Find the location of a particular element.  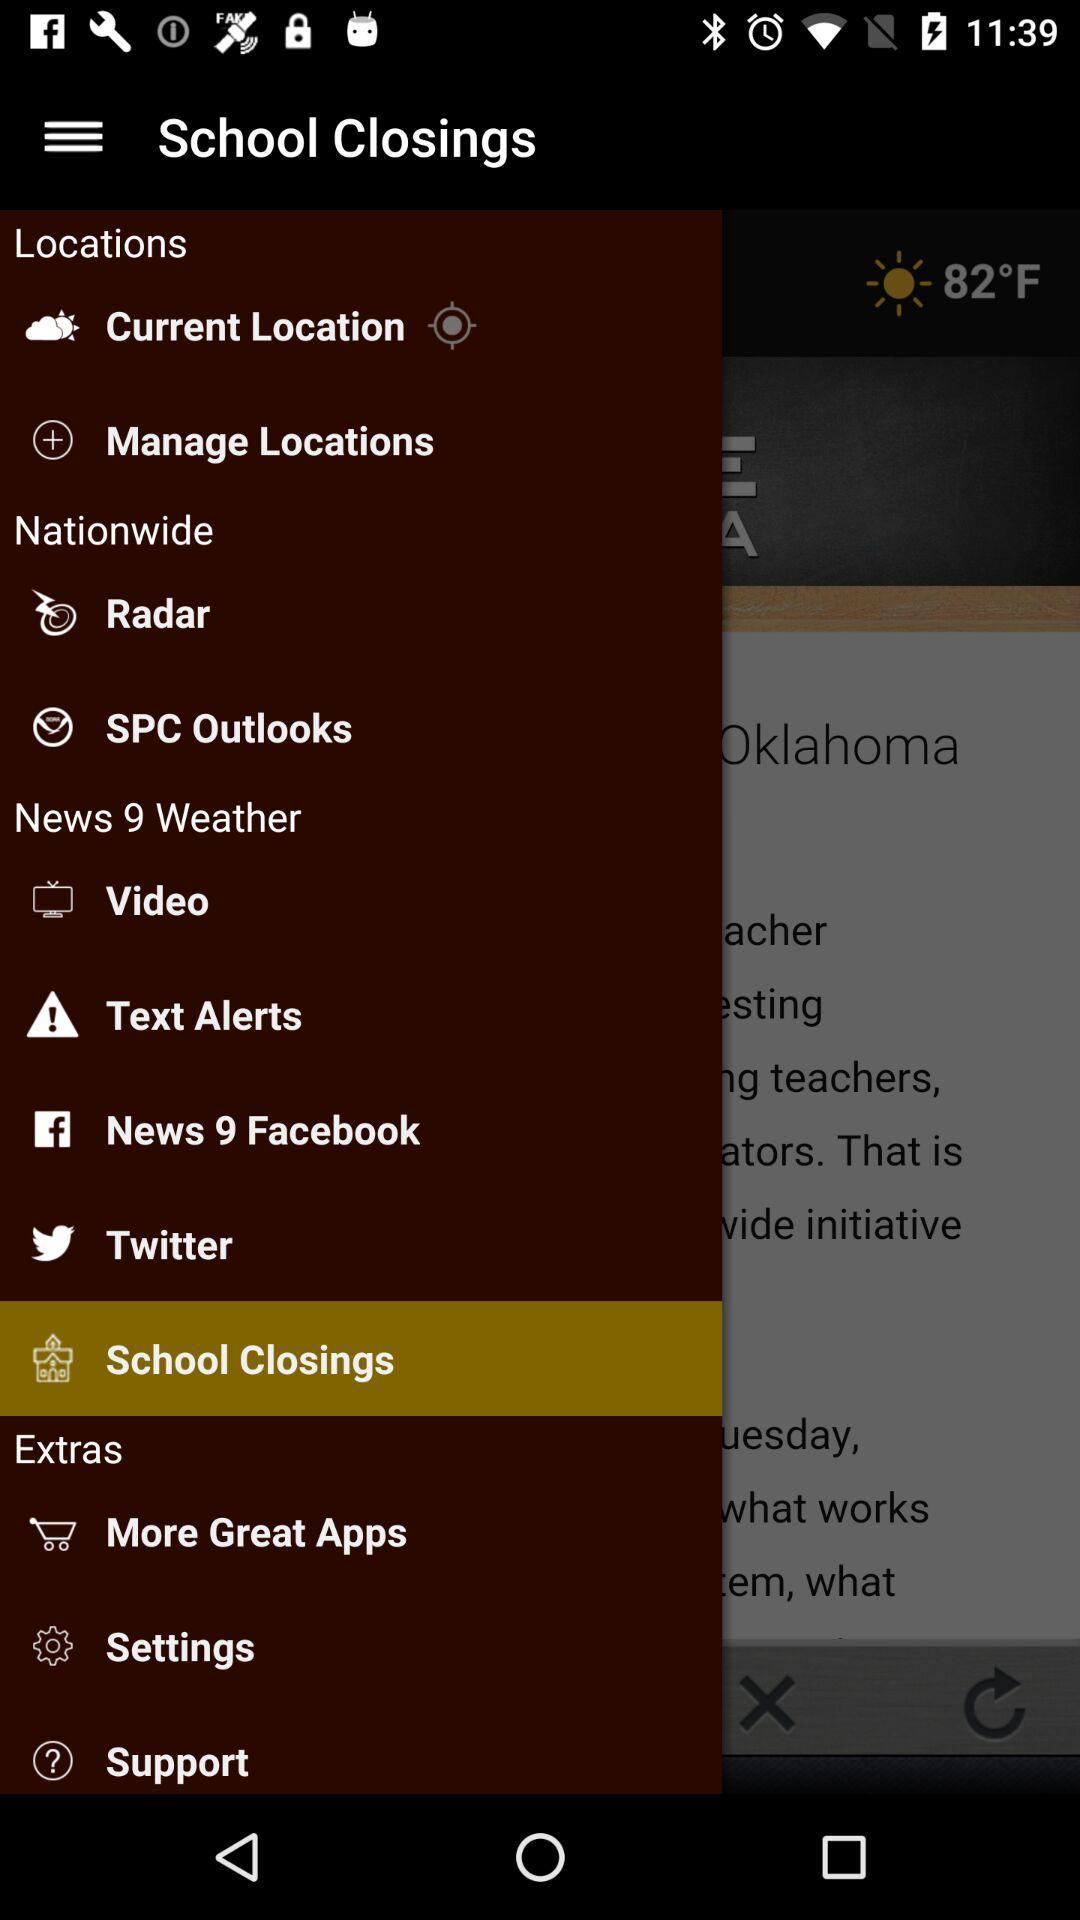

the menu icon is located at coordinates (72, 135).